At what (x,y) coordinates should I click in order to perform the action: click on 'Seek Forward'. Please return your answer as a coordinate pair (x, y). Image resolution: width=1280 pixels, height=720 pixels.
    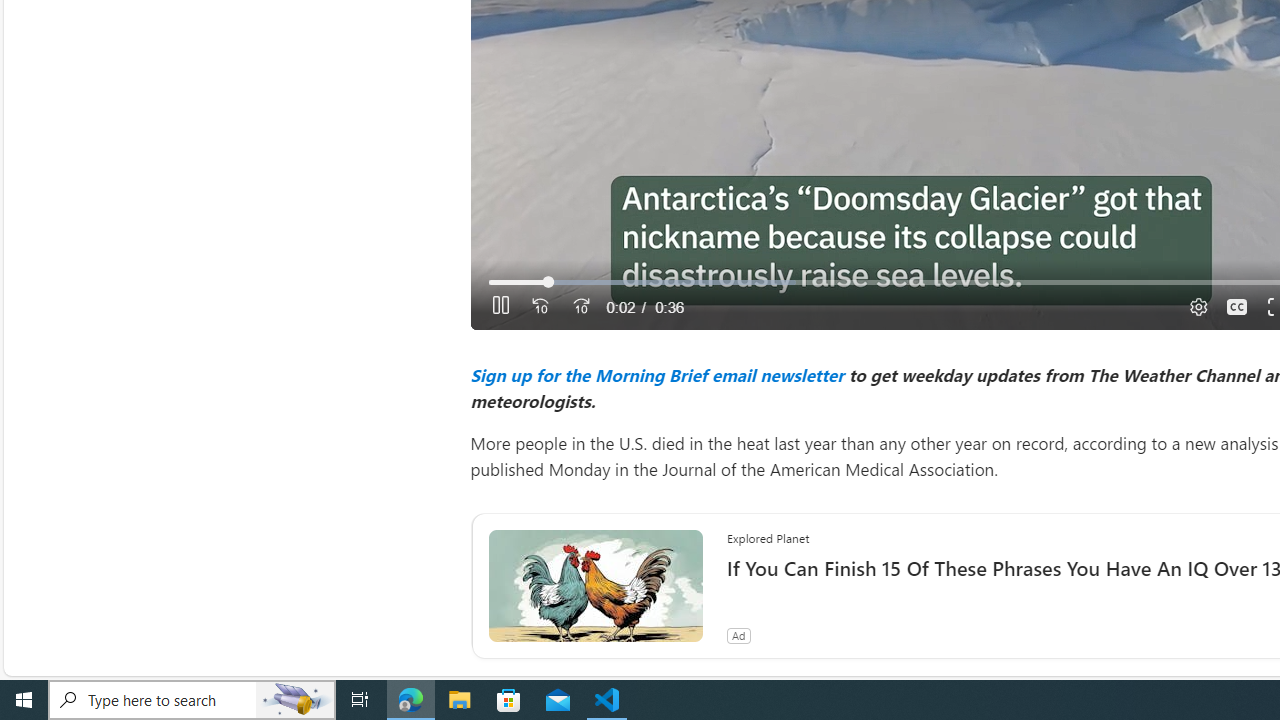
    Looking at the image, I should click on (580, 306).